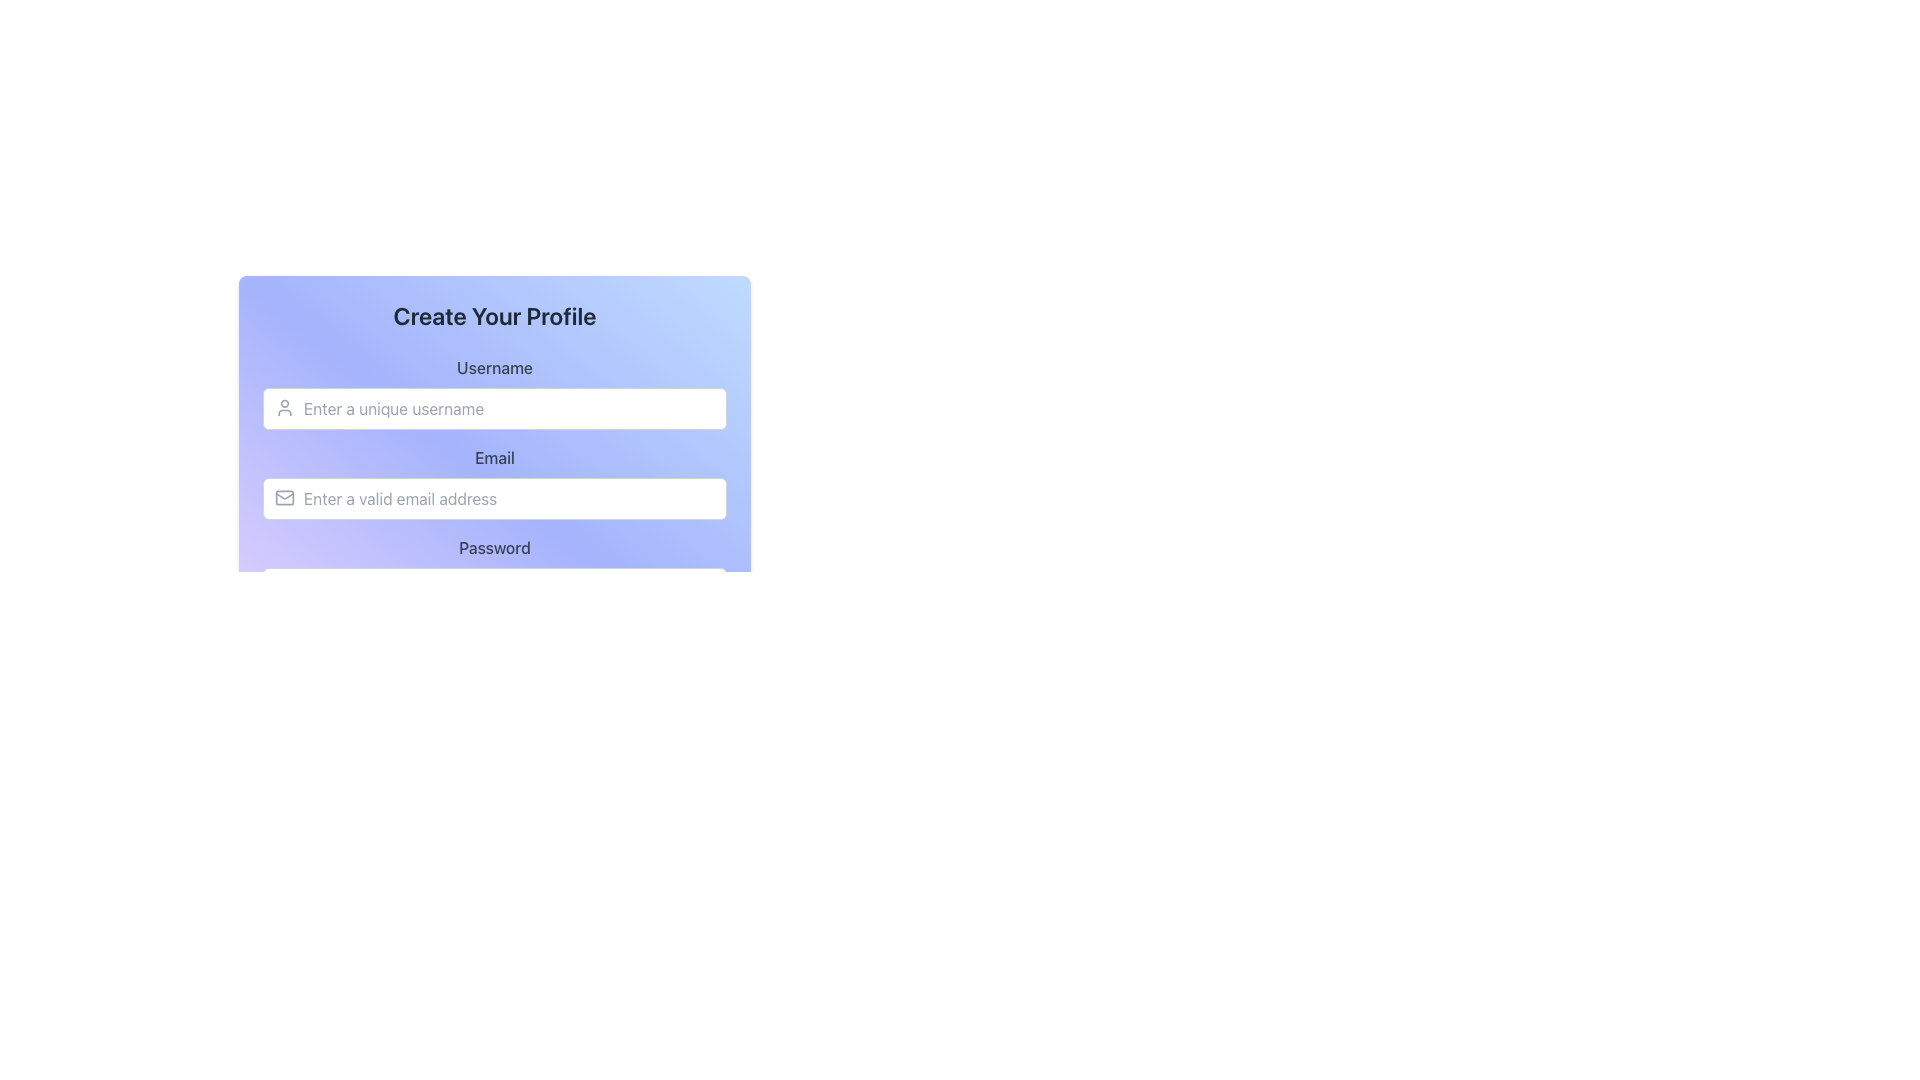  What do you see at coordinates (494, 315) in the screenshot?
I see `the prominently styled text label that says 'Create Your Profile', which is in a large, bold font and has a gradient background from purple to blue` at bounding box center [494, 315].